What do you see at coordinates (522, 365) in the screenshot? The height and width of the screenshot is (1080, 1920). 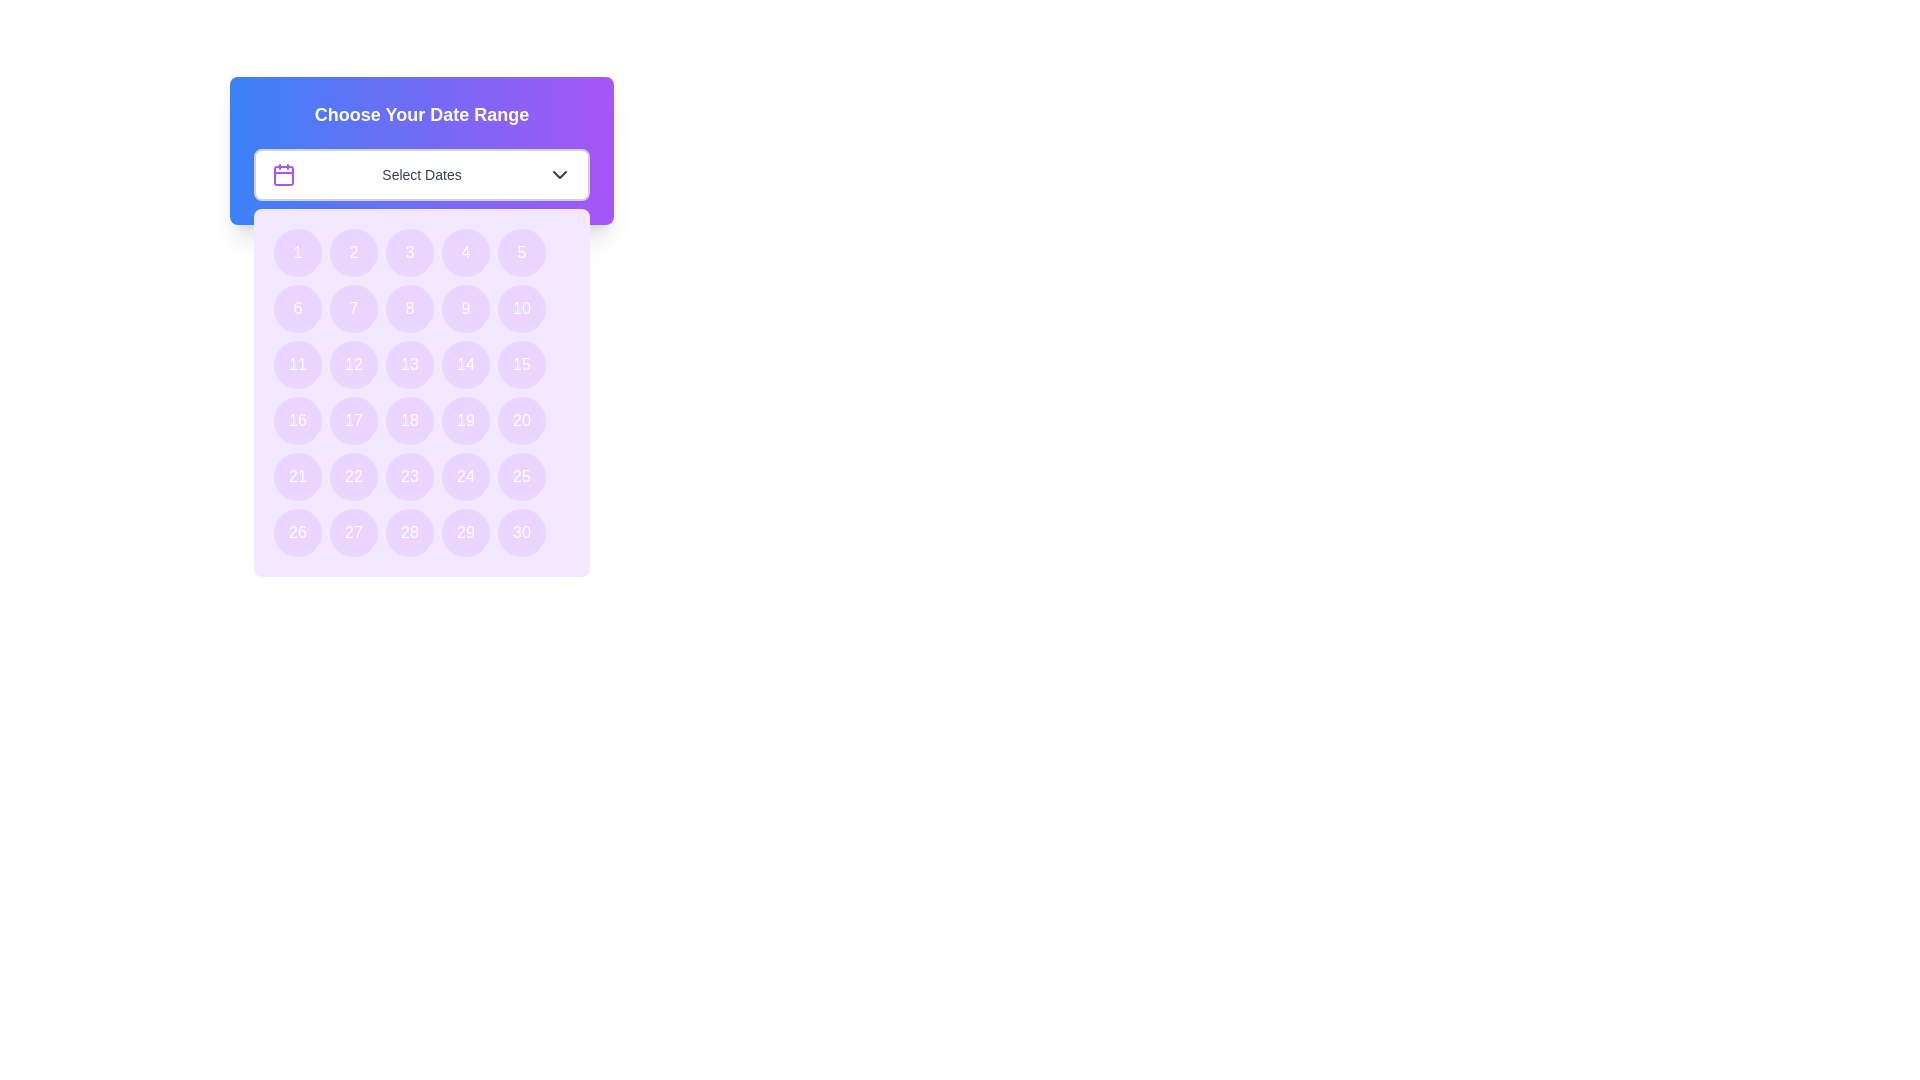 I see `the button representing the date '15' in the fifth column of the third row under the 'Choose Your Date Range' section` at bounding box center [522, 365].